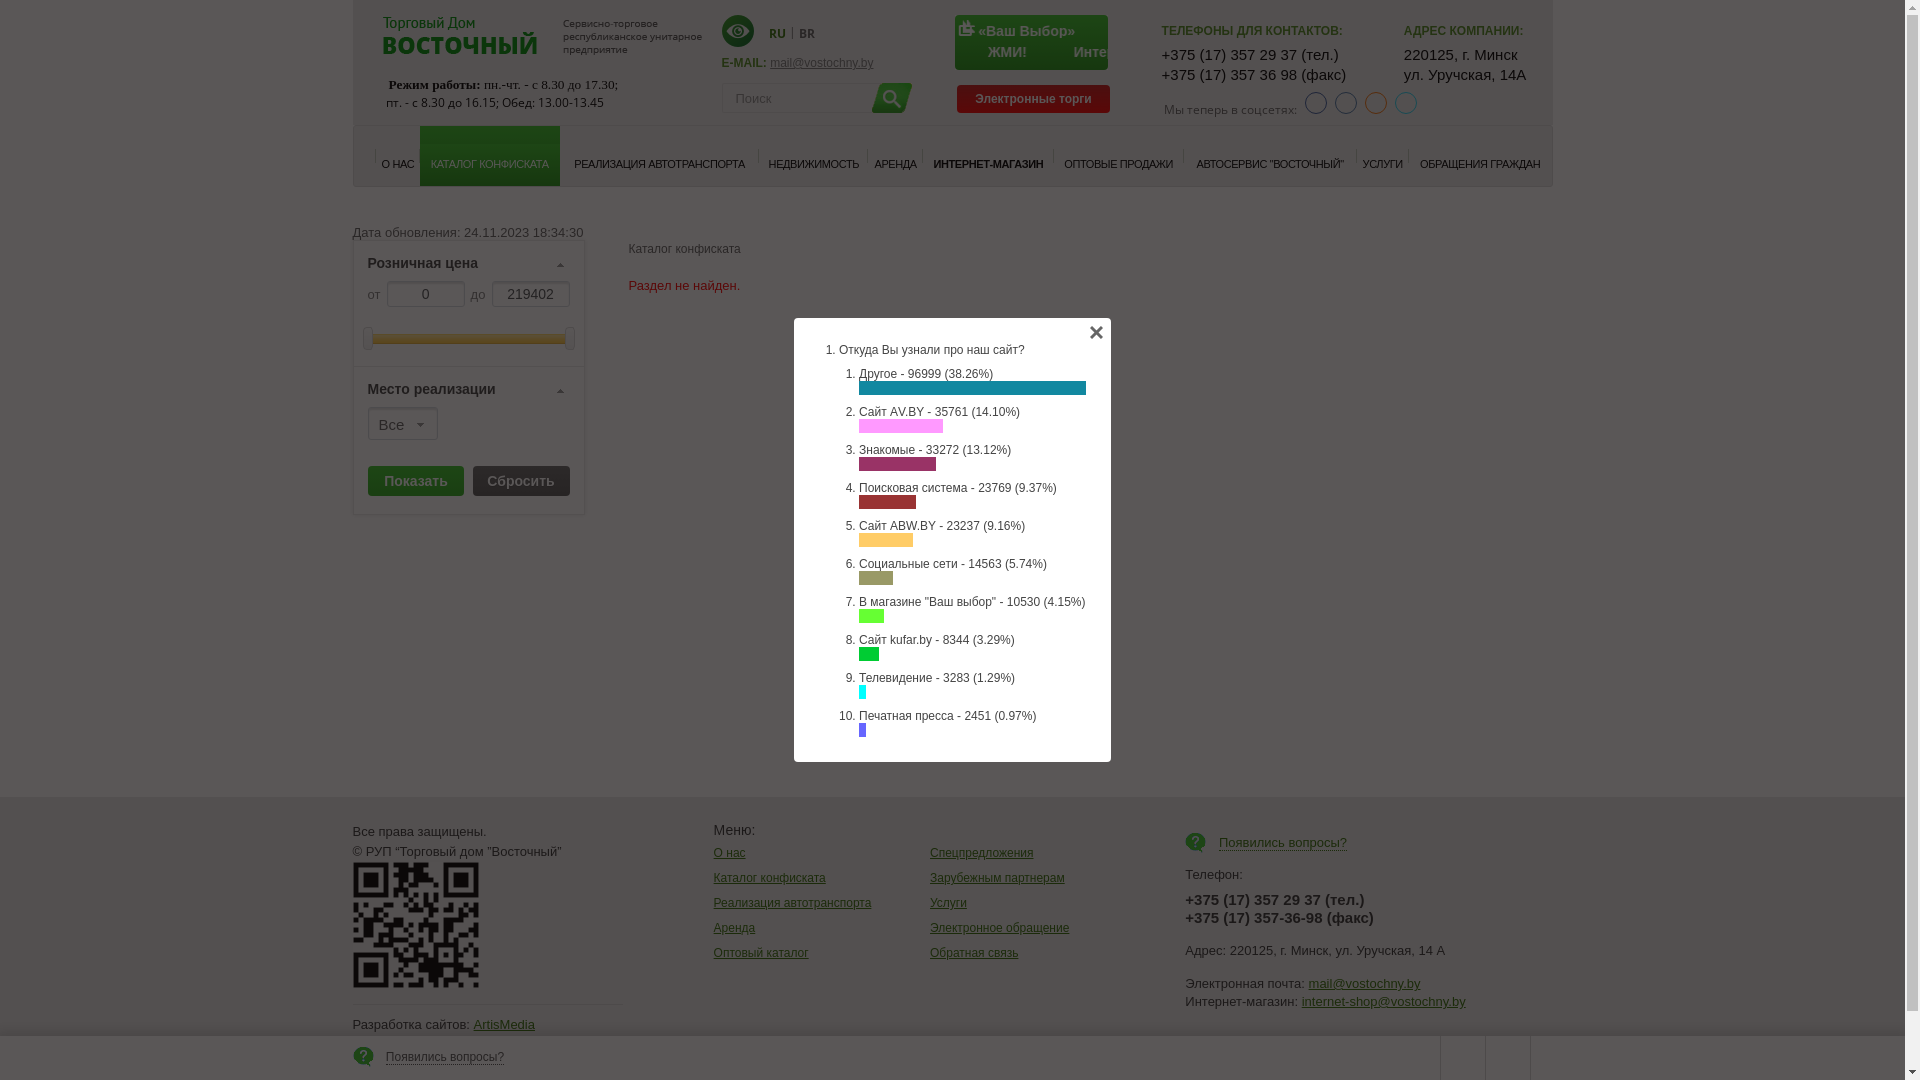 This screenshot has height=1080, width=1920. I want to click on 'BR', so click(806, 32).